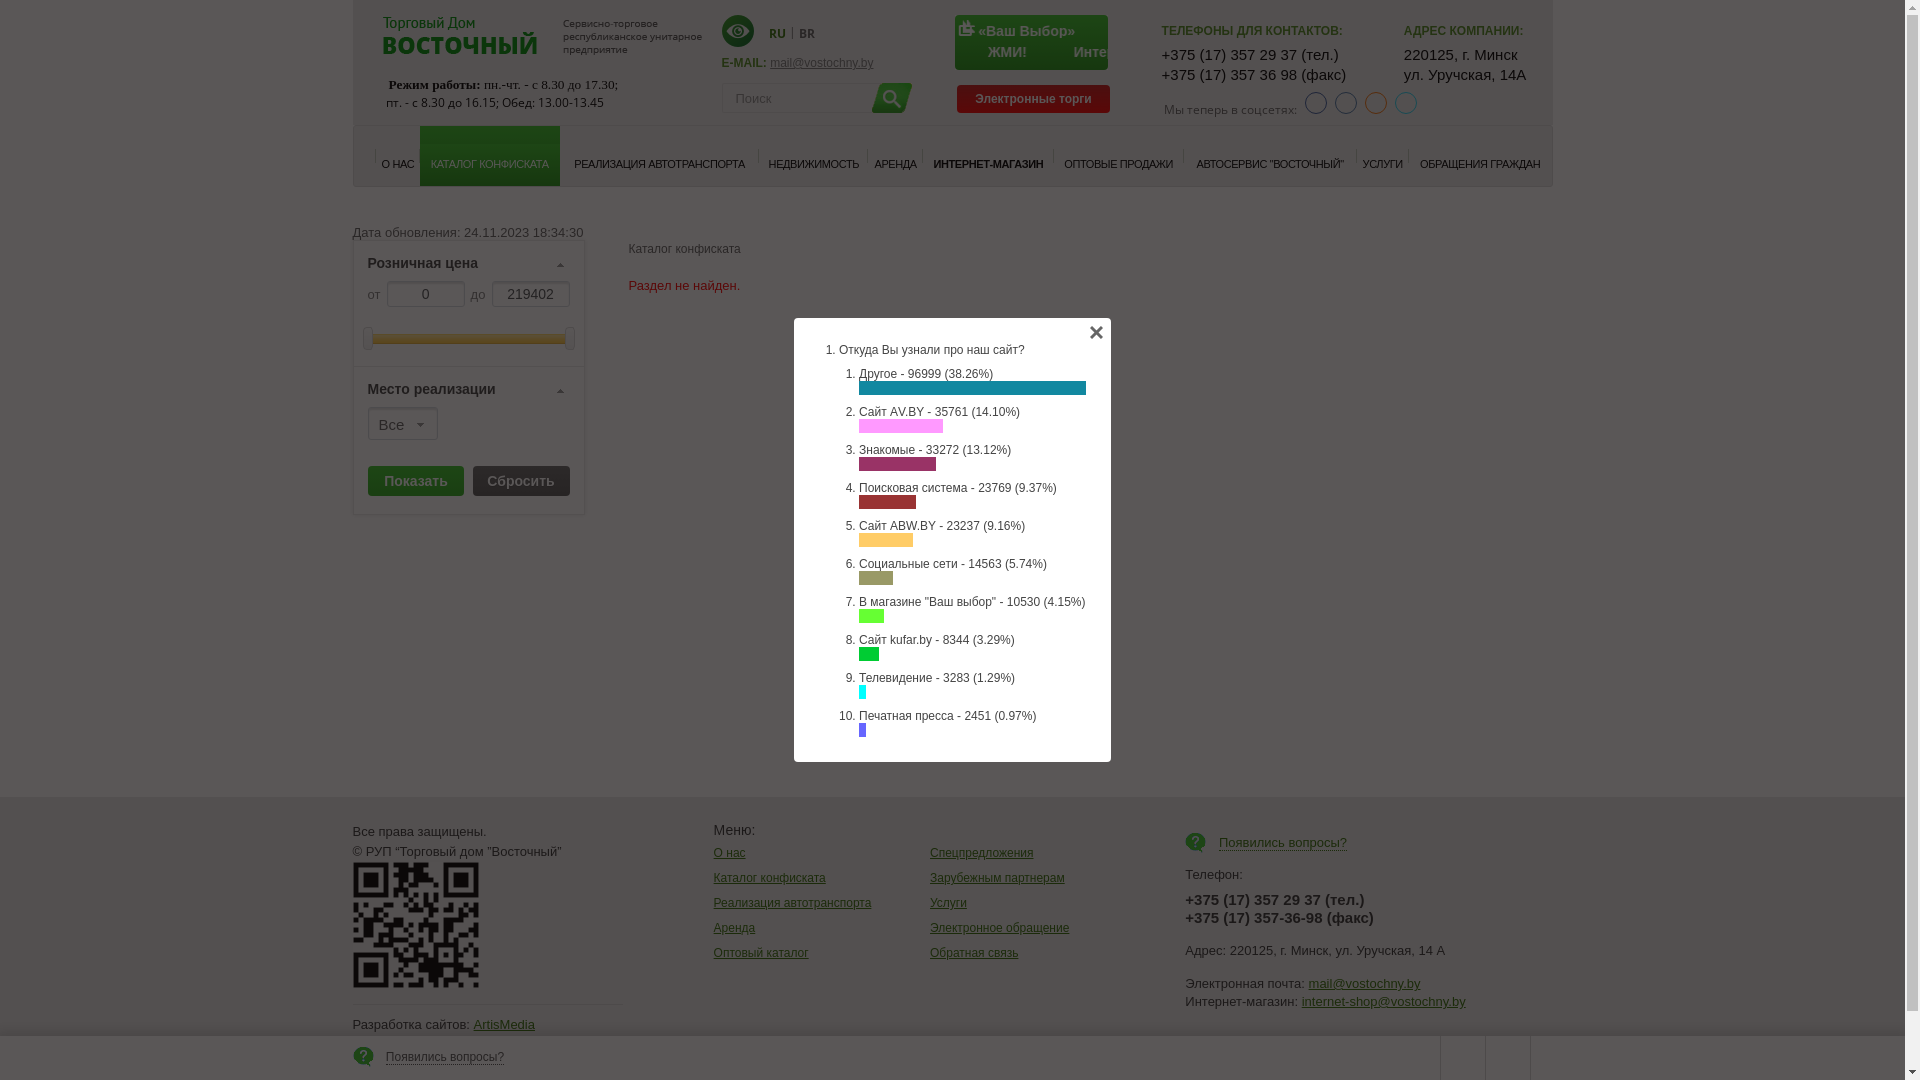 This screenshot has height=1080, width=1920. I want to click on 'BR', so click(806, 32).